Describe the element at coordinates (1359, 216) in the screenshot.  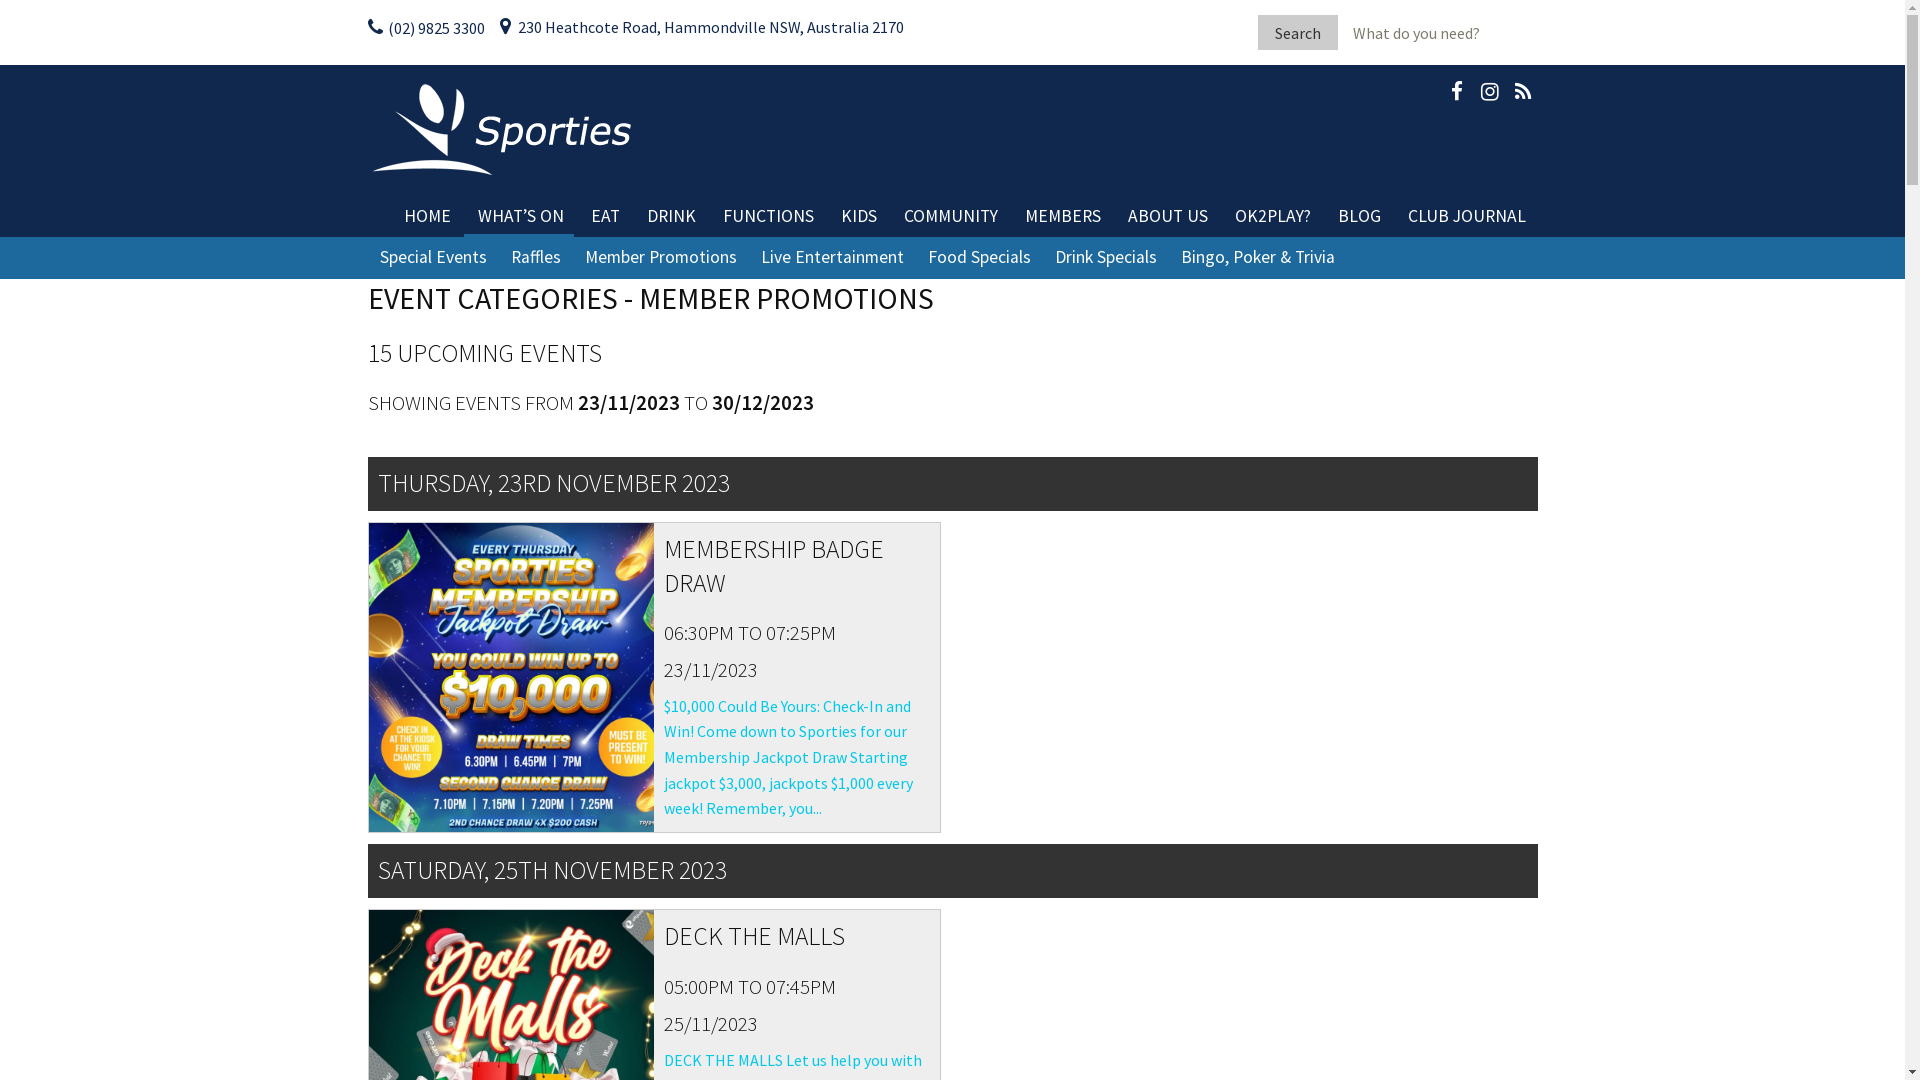
I see `'BLOG'` at that location.